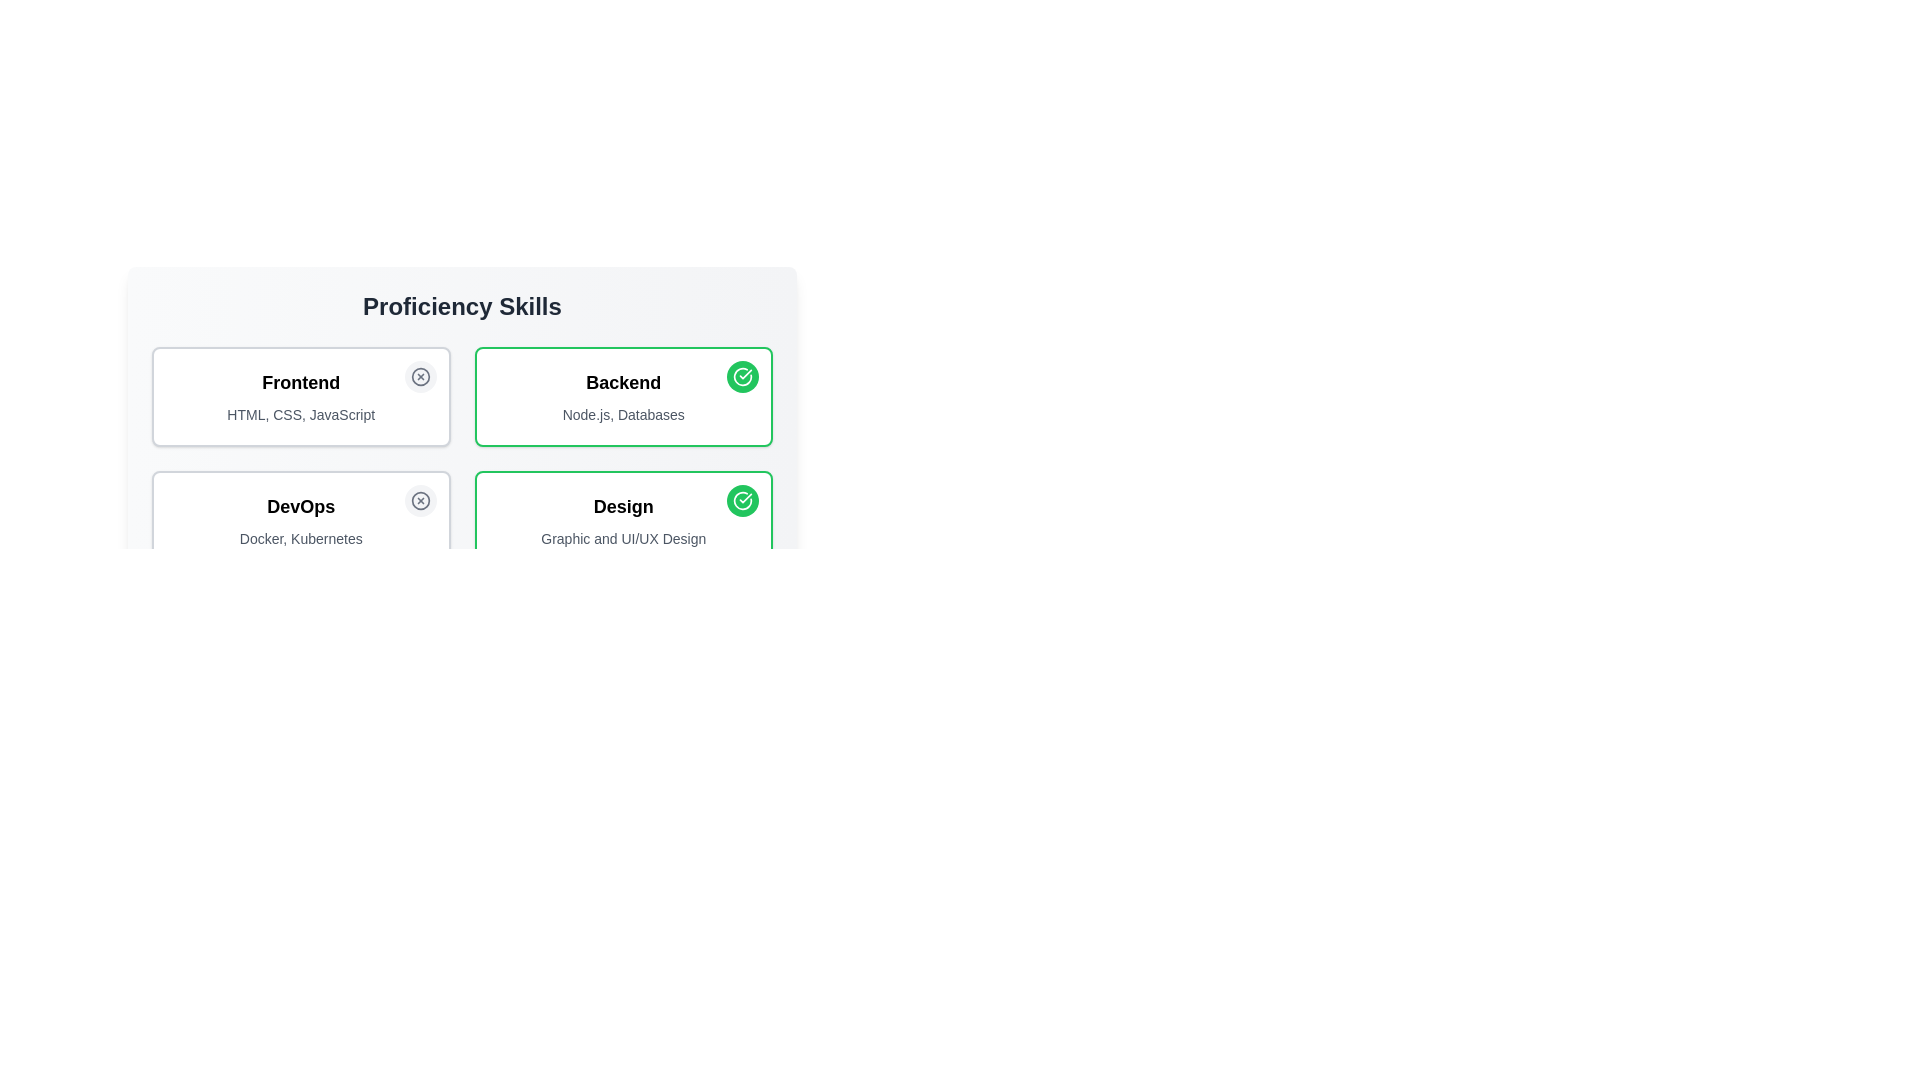 The image size is (1920, 1080). Describe the element at coordinates (419, 377) in the screenshot. I see `the skill associated with Frontend` at that location.